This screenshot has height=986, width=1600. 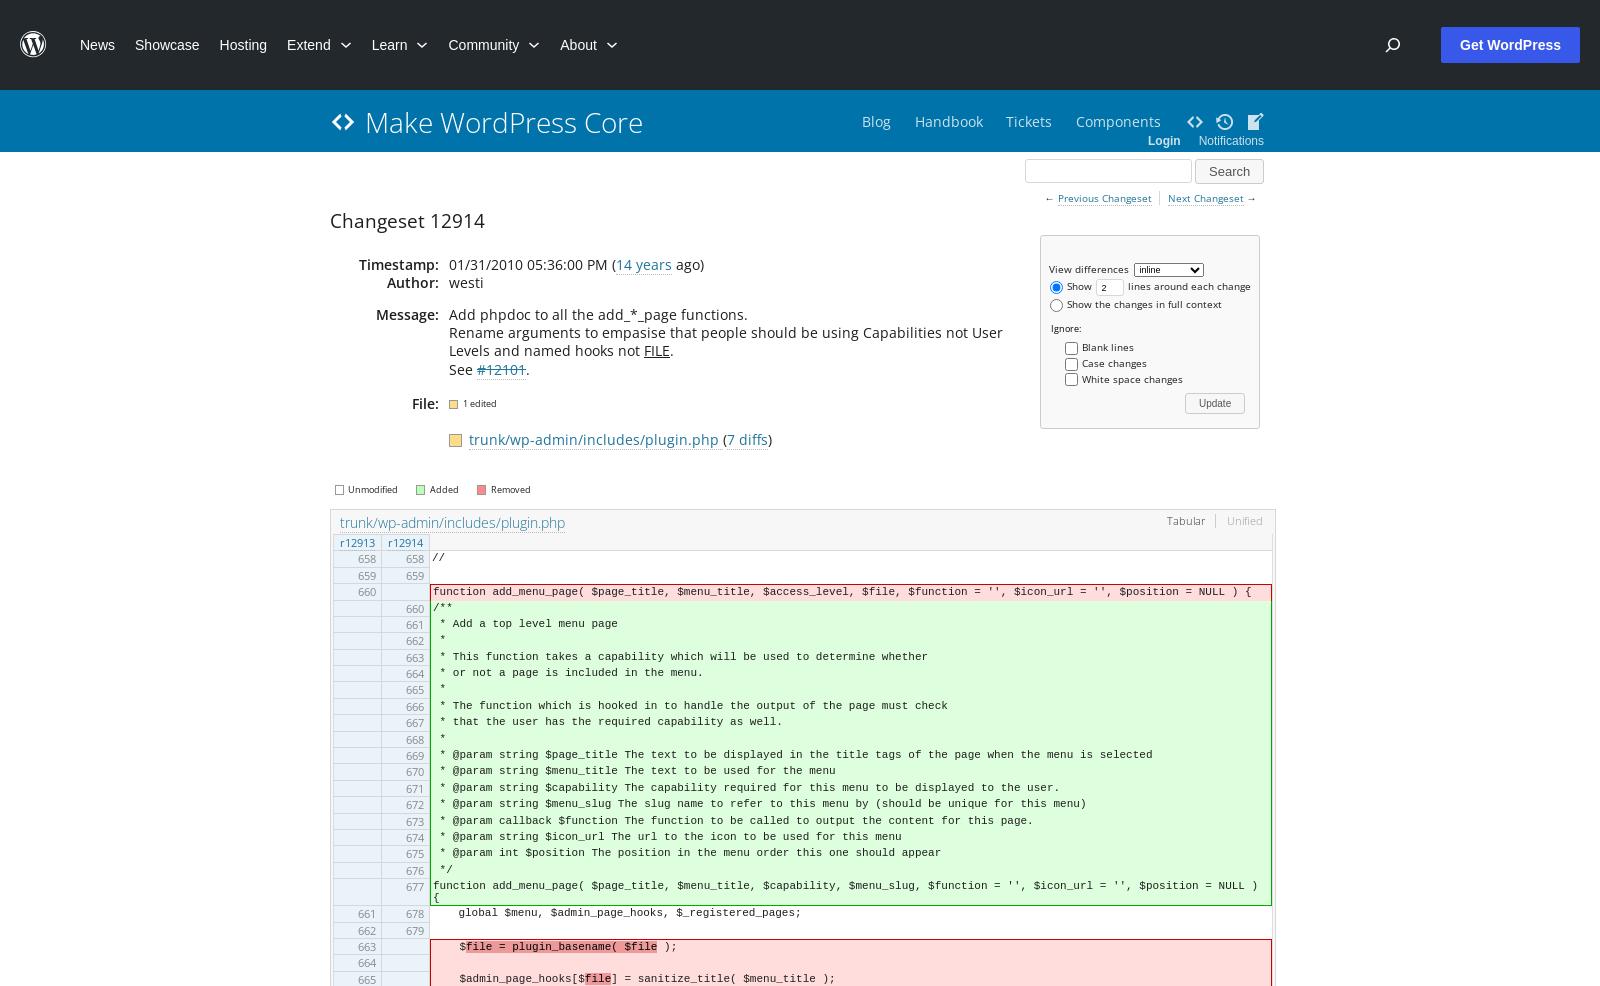 What do you see at coordinates (413, 721) in the screenshot?
I see `'667'` at bounding box center [413, 721].